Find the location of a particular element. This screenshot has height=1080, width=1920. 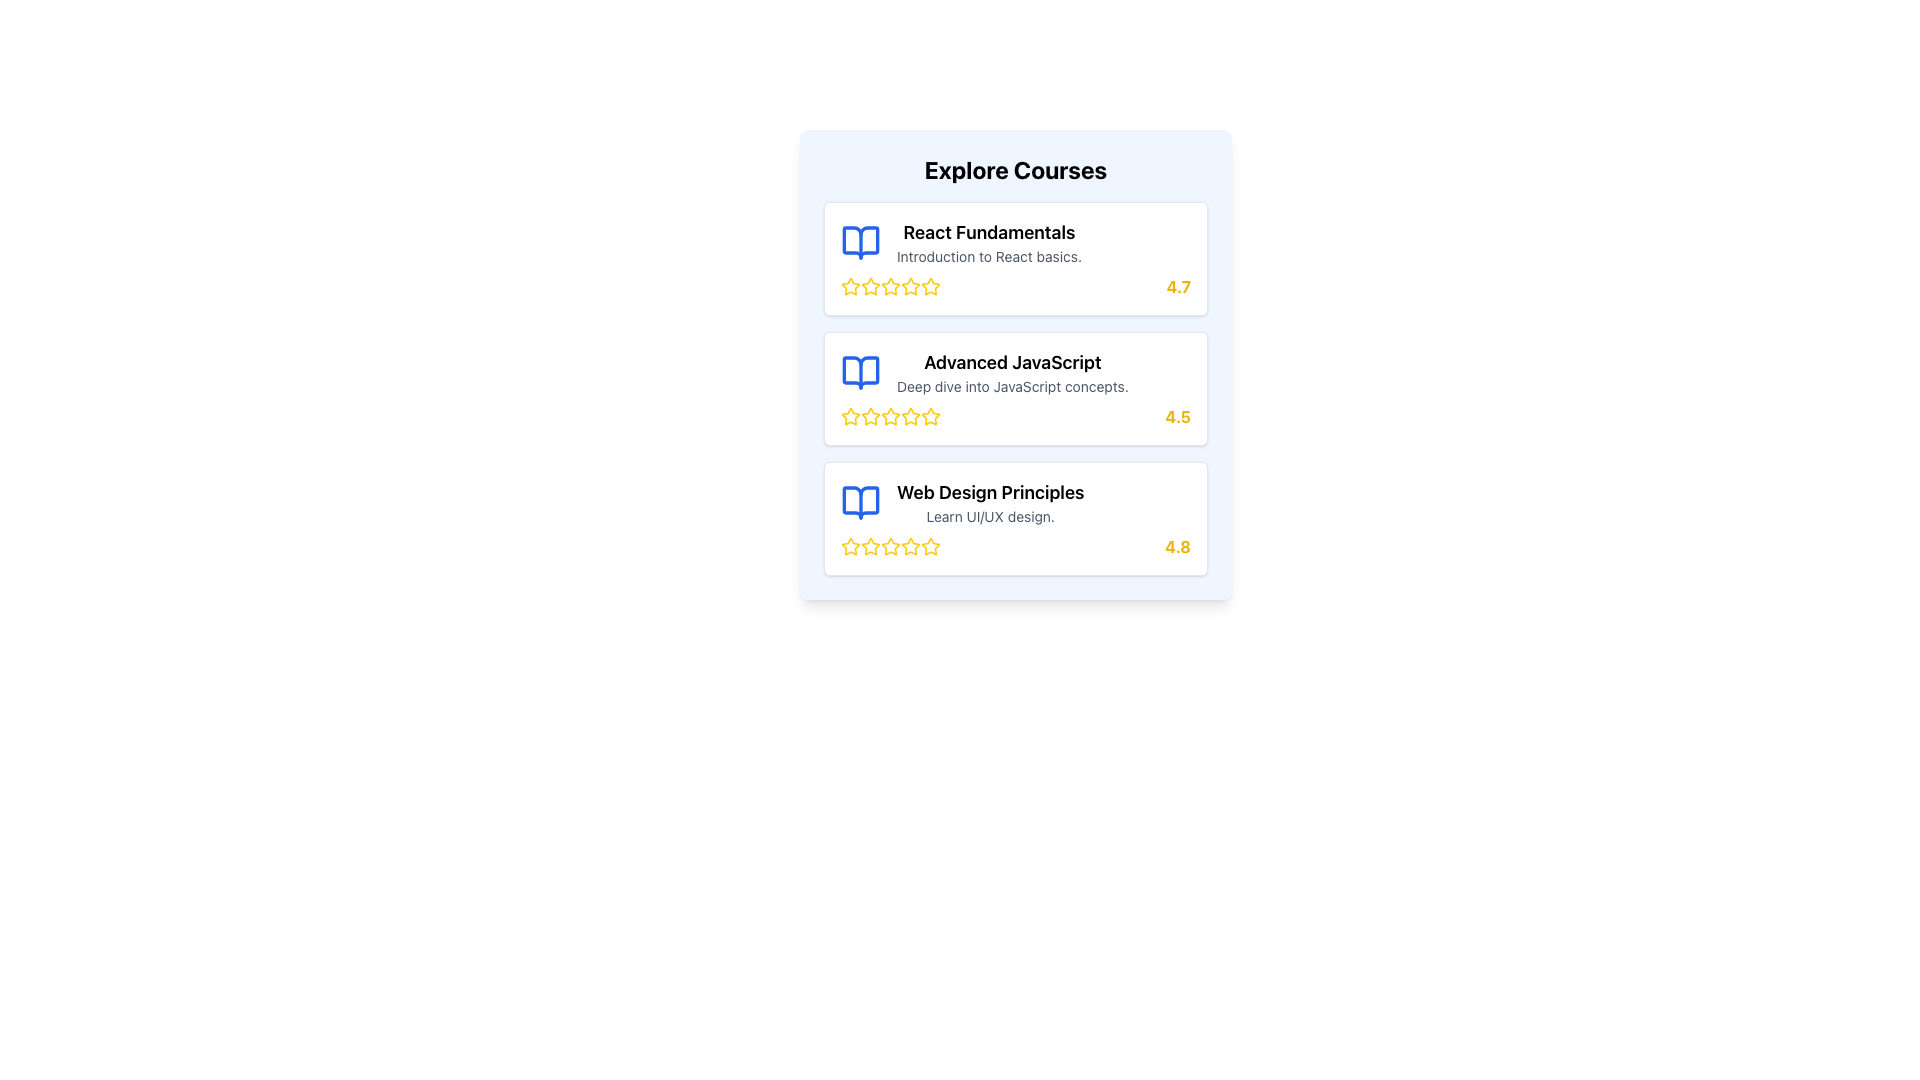

the first star icon in the rating system for the course 'Advanced JavaScript' to set the rating is located at coordinates (850, 415).